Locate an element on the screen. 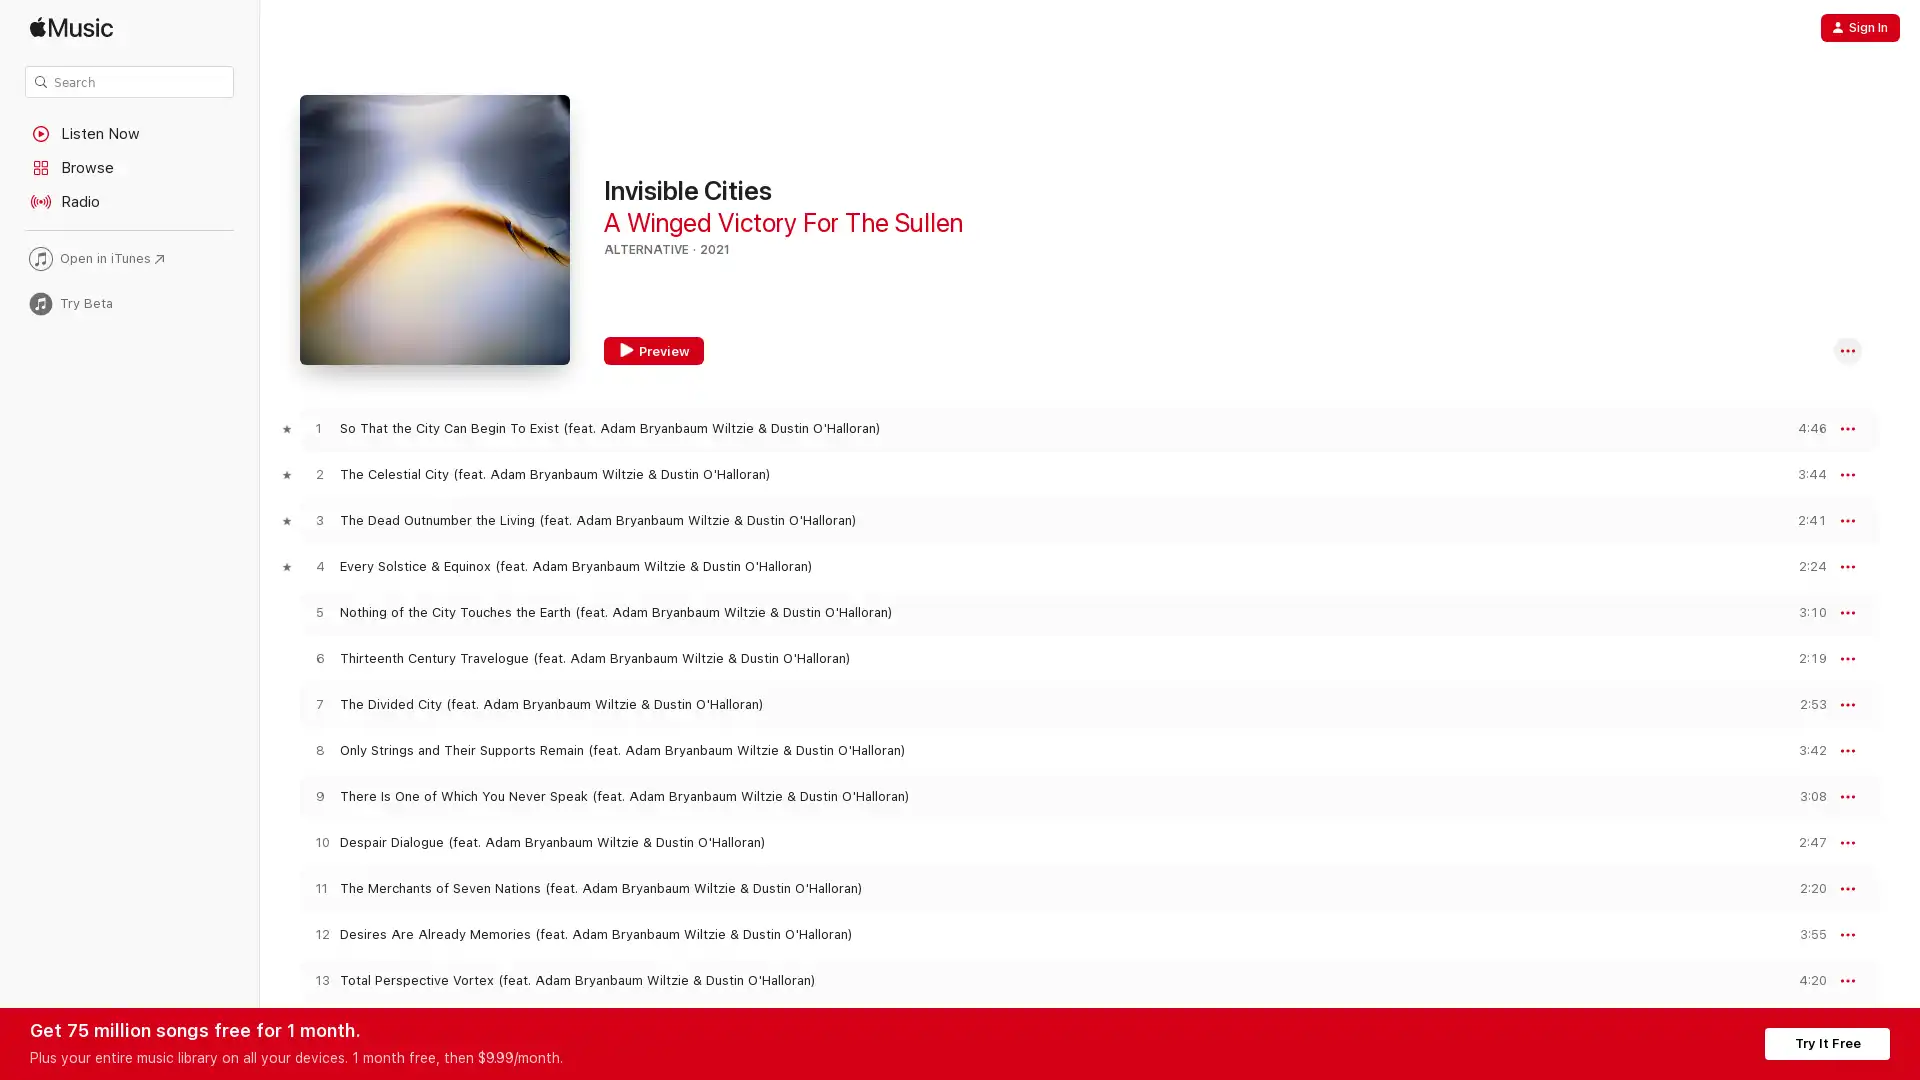  More is located at coordinates (1847, 612).